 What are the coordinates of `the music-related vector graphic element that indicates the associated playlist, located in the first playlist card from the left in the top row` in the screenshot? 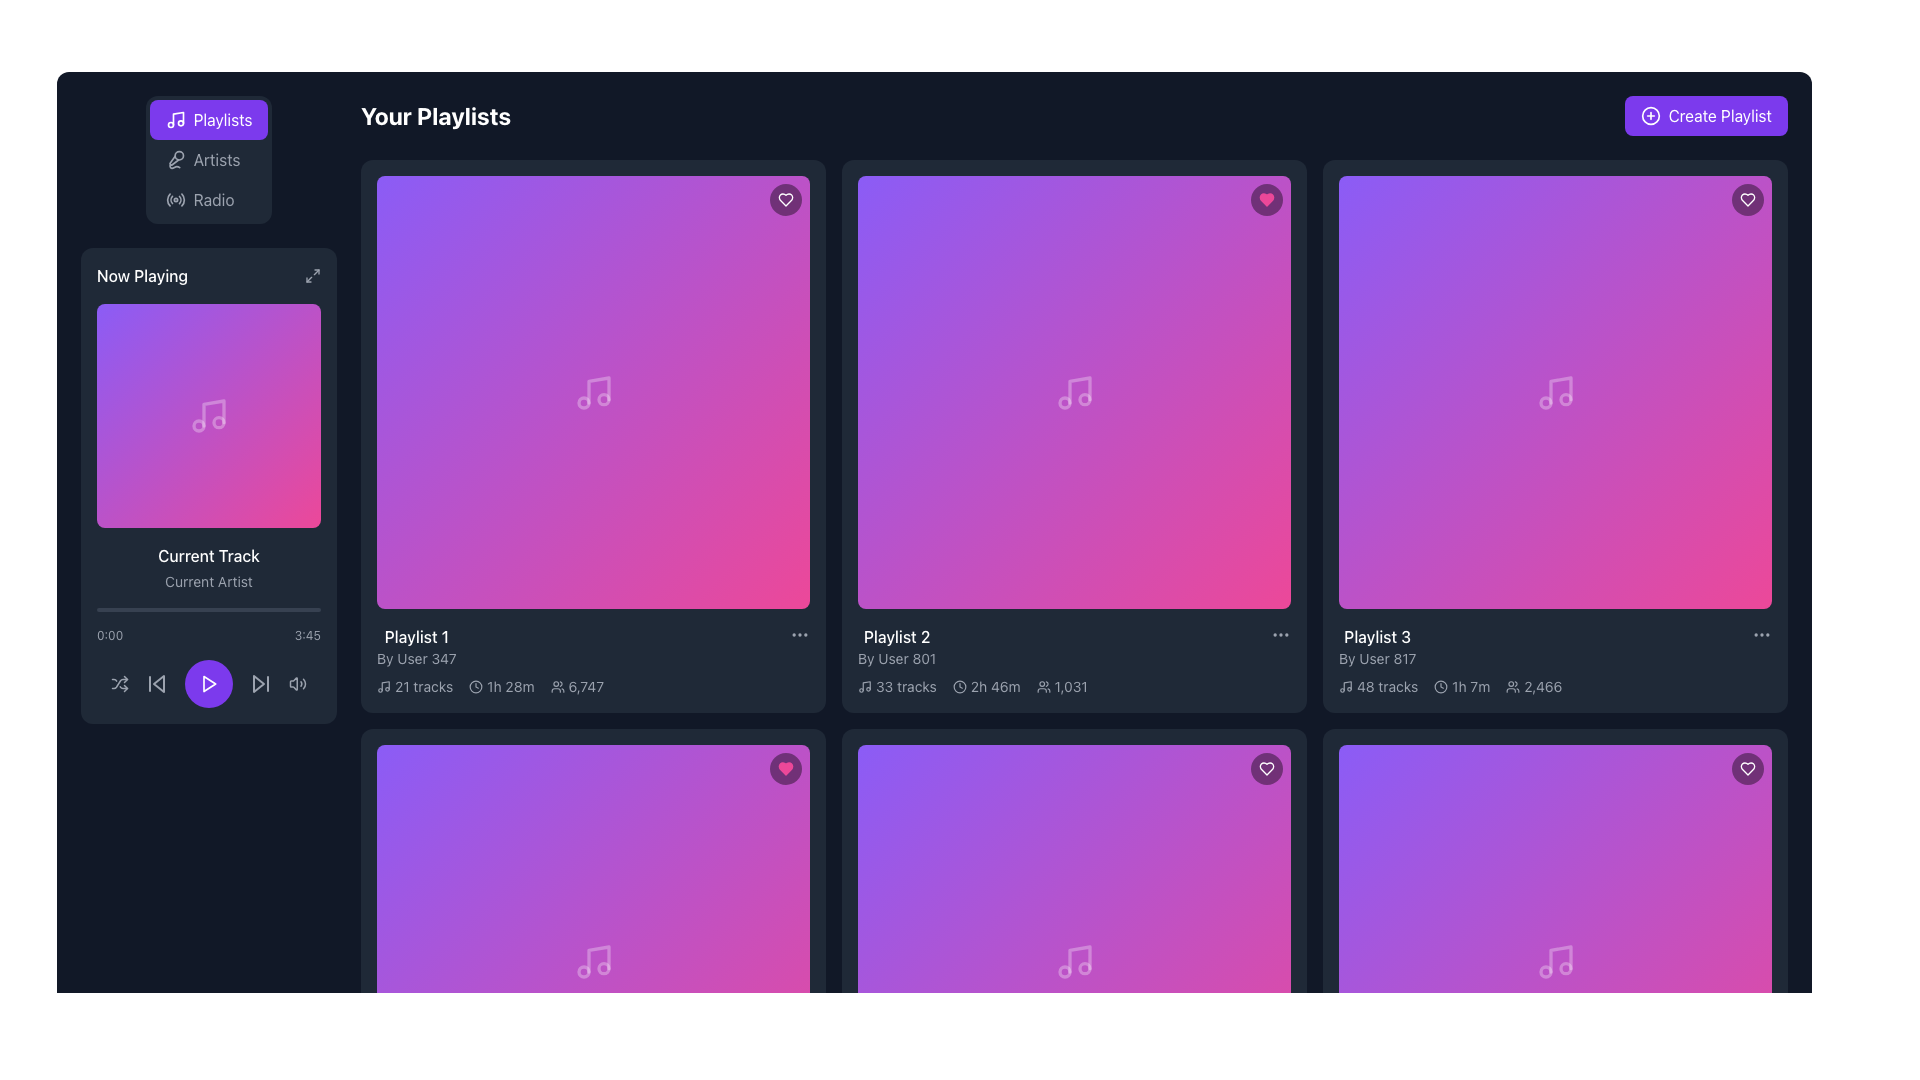 It's located at (385, 685).